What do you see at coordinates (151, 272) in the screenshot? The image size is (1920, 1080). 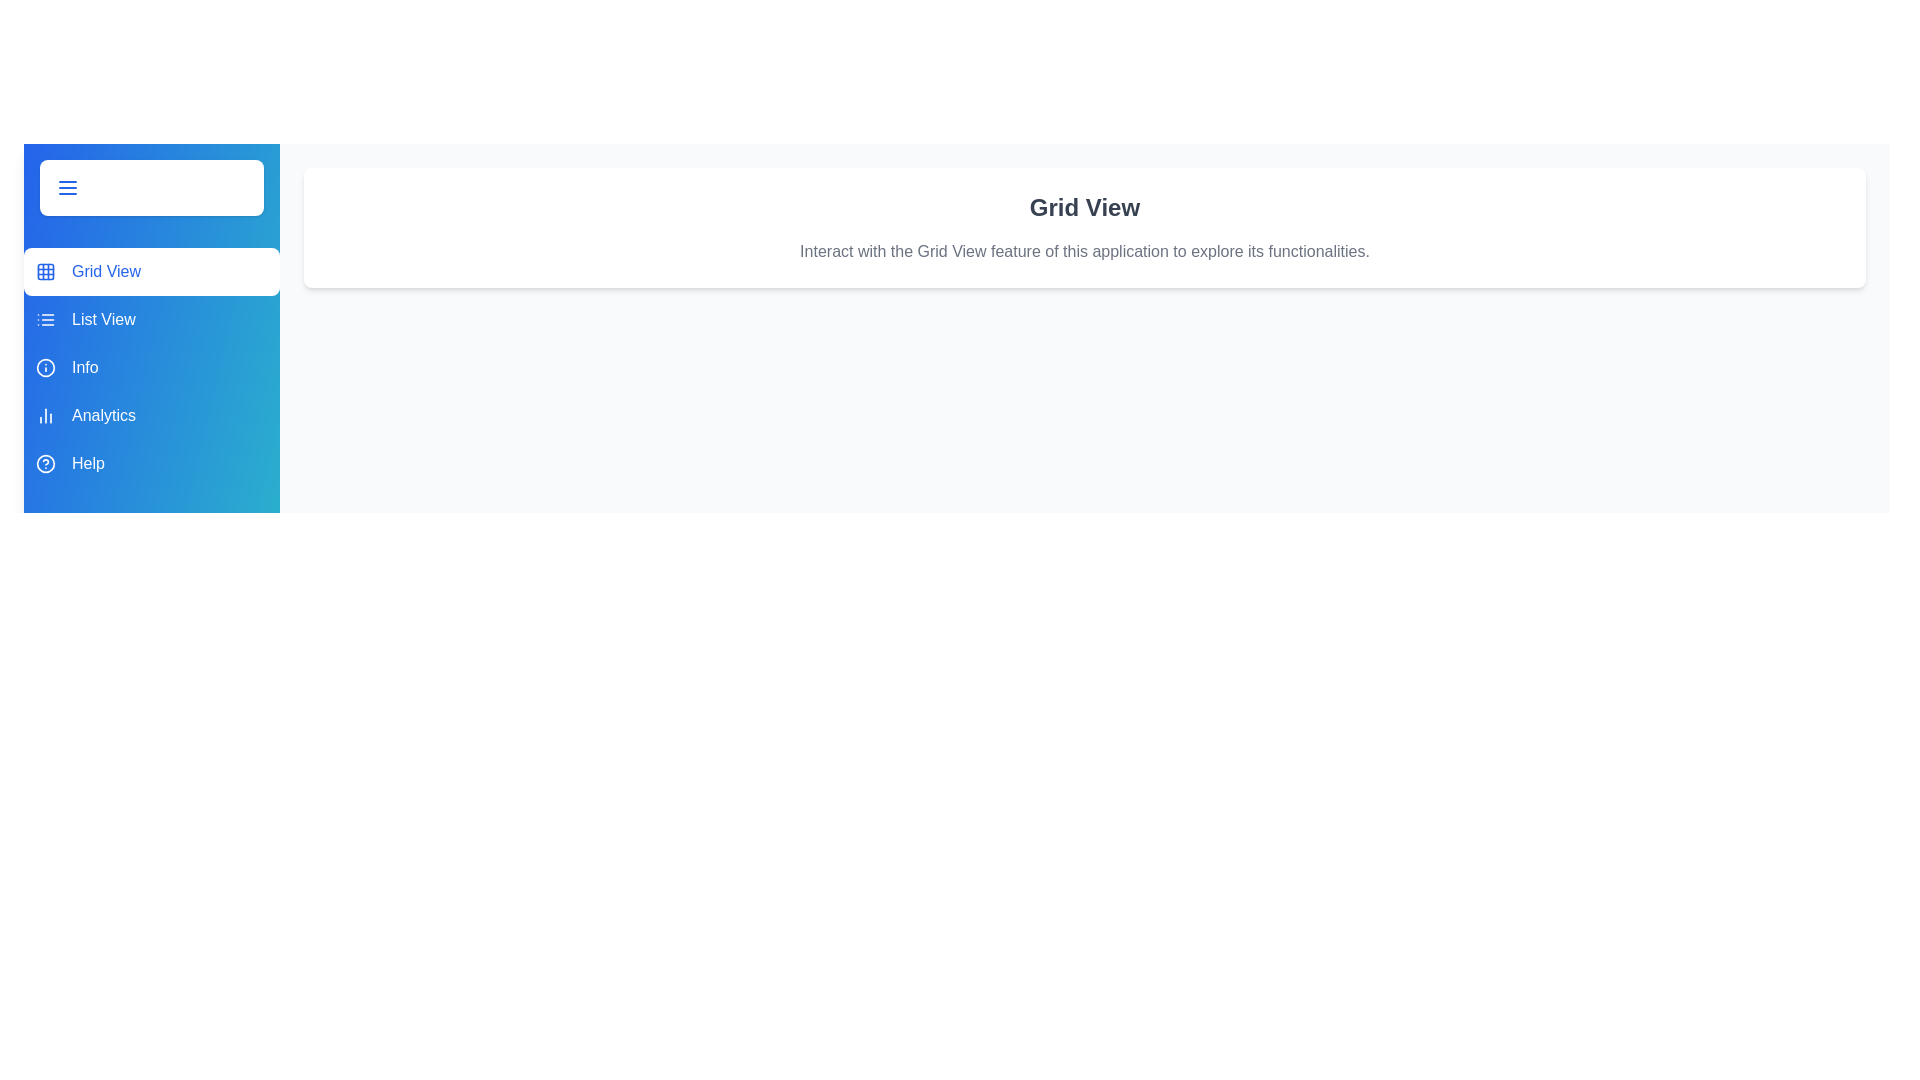 I see `the sidebar menu item labeled Grid View` at bounding box center [151, 272].